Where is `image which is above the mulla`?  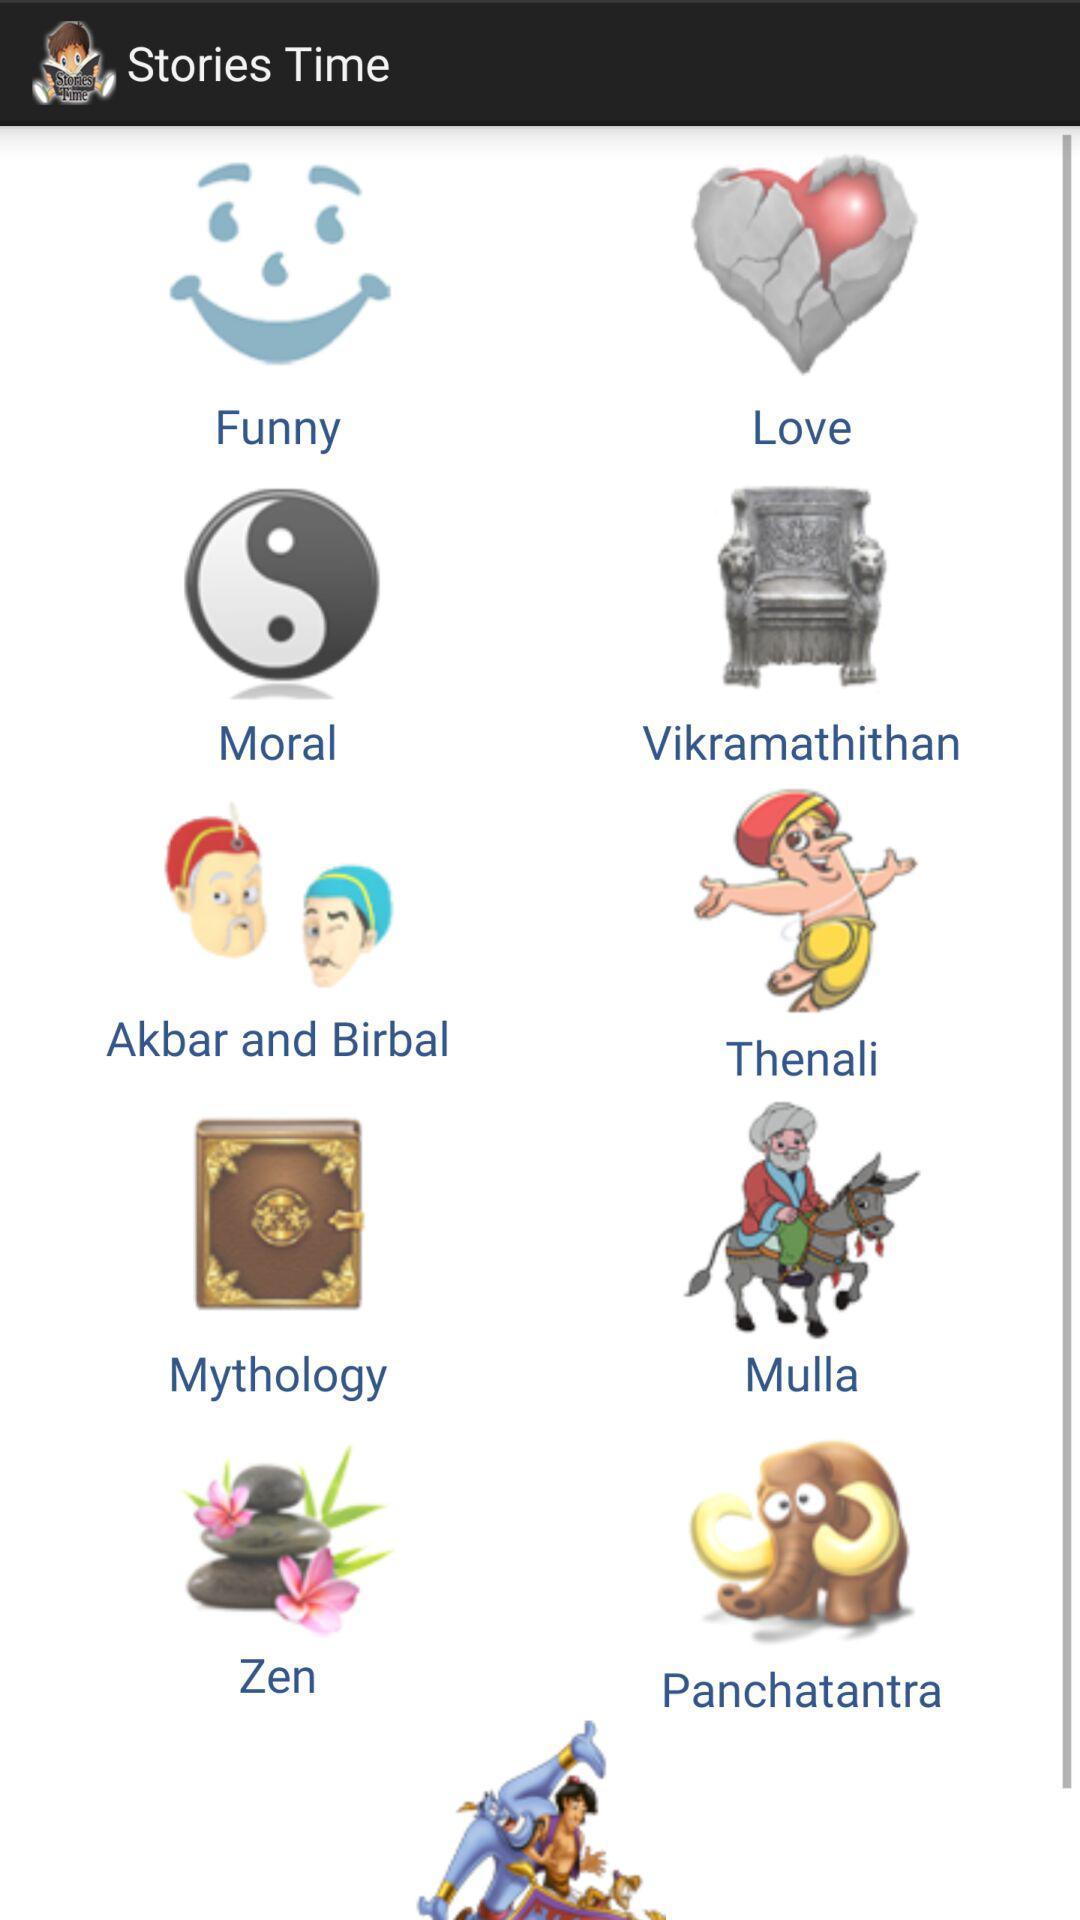 image which is above the mulla is located at coordinates (801, 930).